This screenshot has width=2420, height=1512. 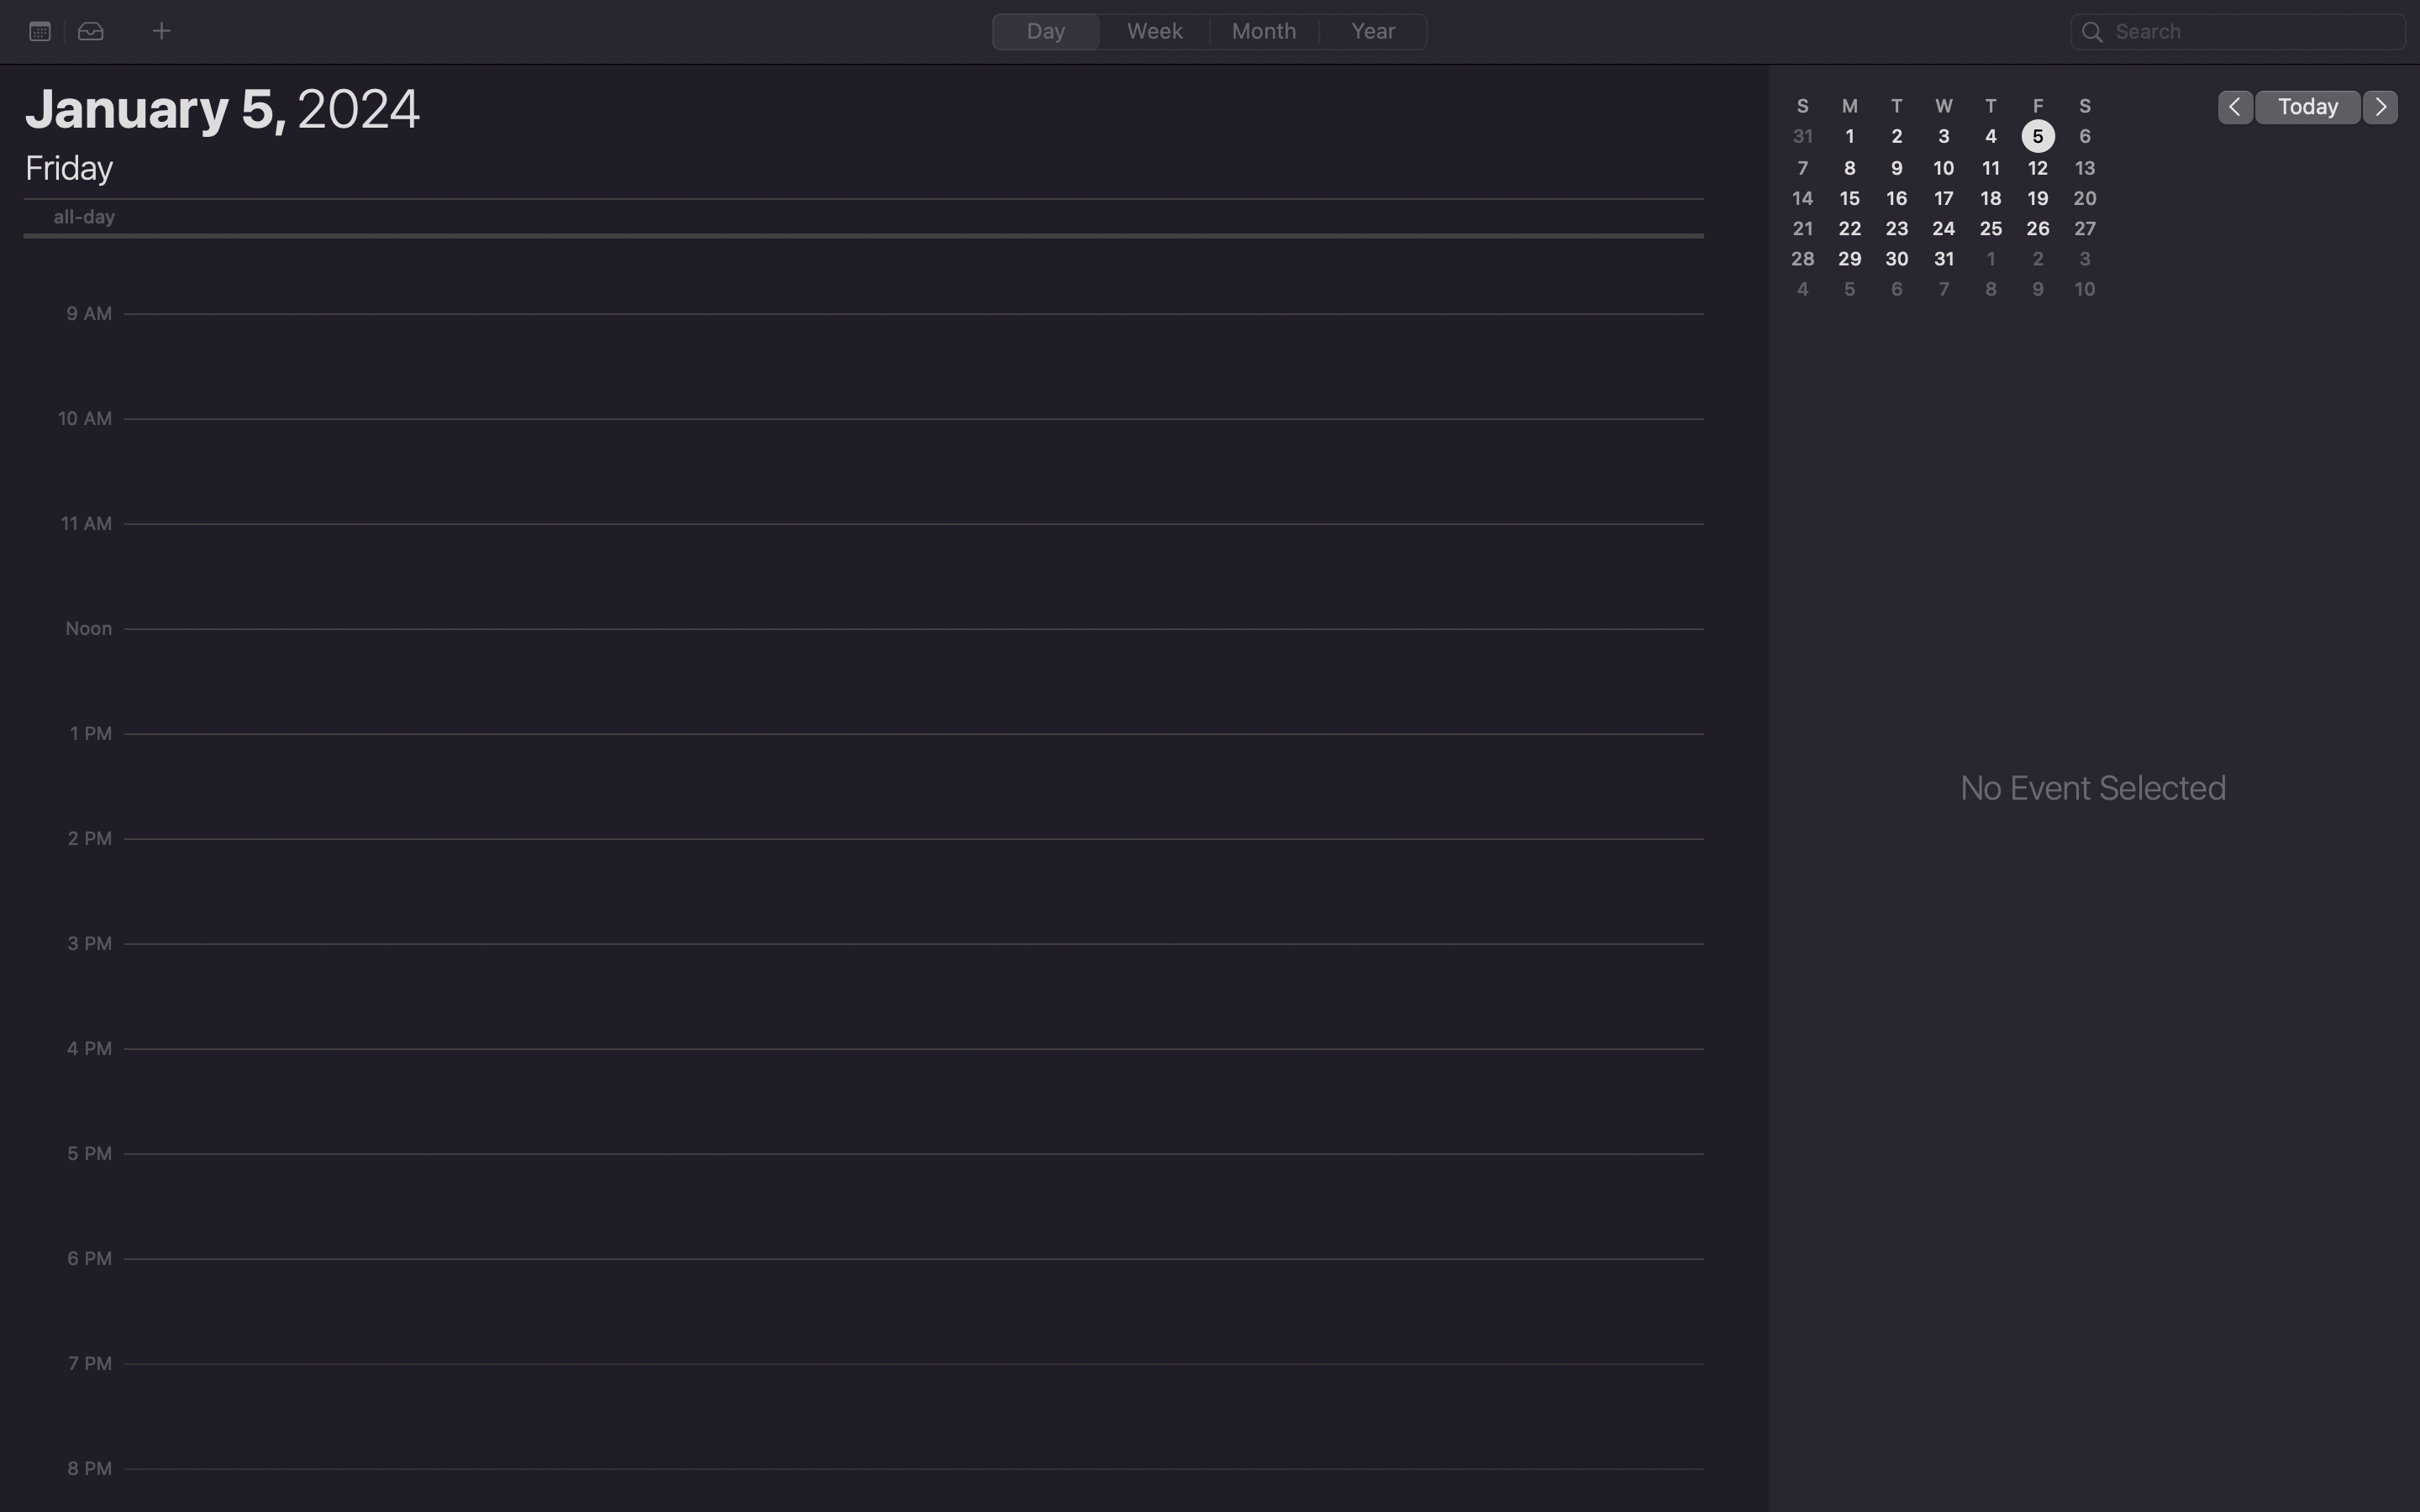 What do you see at coordinates (1897, 135) in the screenshot?
I see `the digit 2 and click on it` at bounding box center [1897, 135].